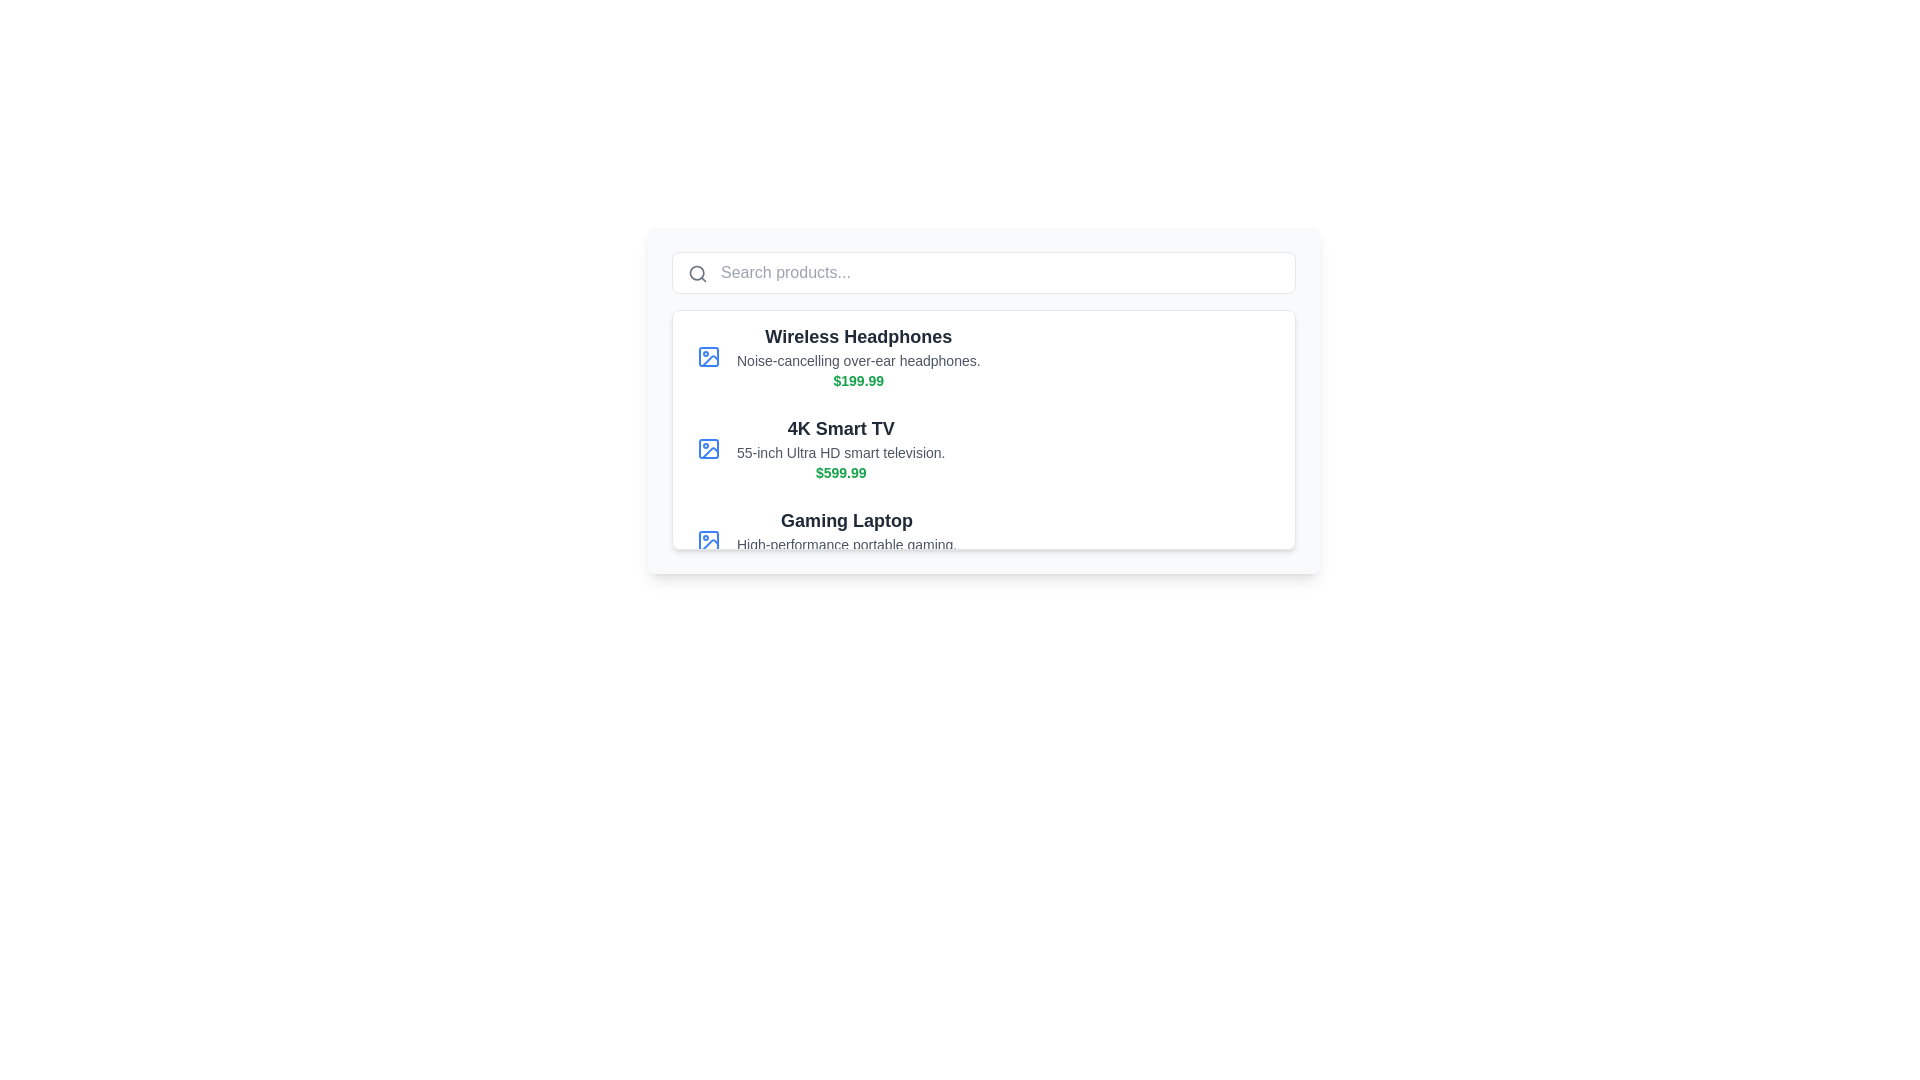 This screenshot has width=1920, height=1080. Describe the element at coordinates (709, 447) in the screenshot. I see `the icon resembling an image placeholder with a blue stroke color, located to the left of the product information '4K Smart TV'` at that location.